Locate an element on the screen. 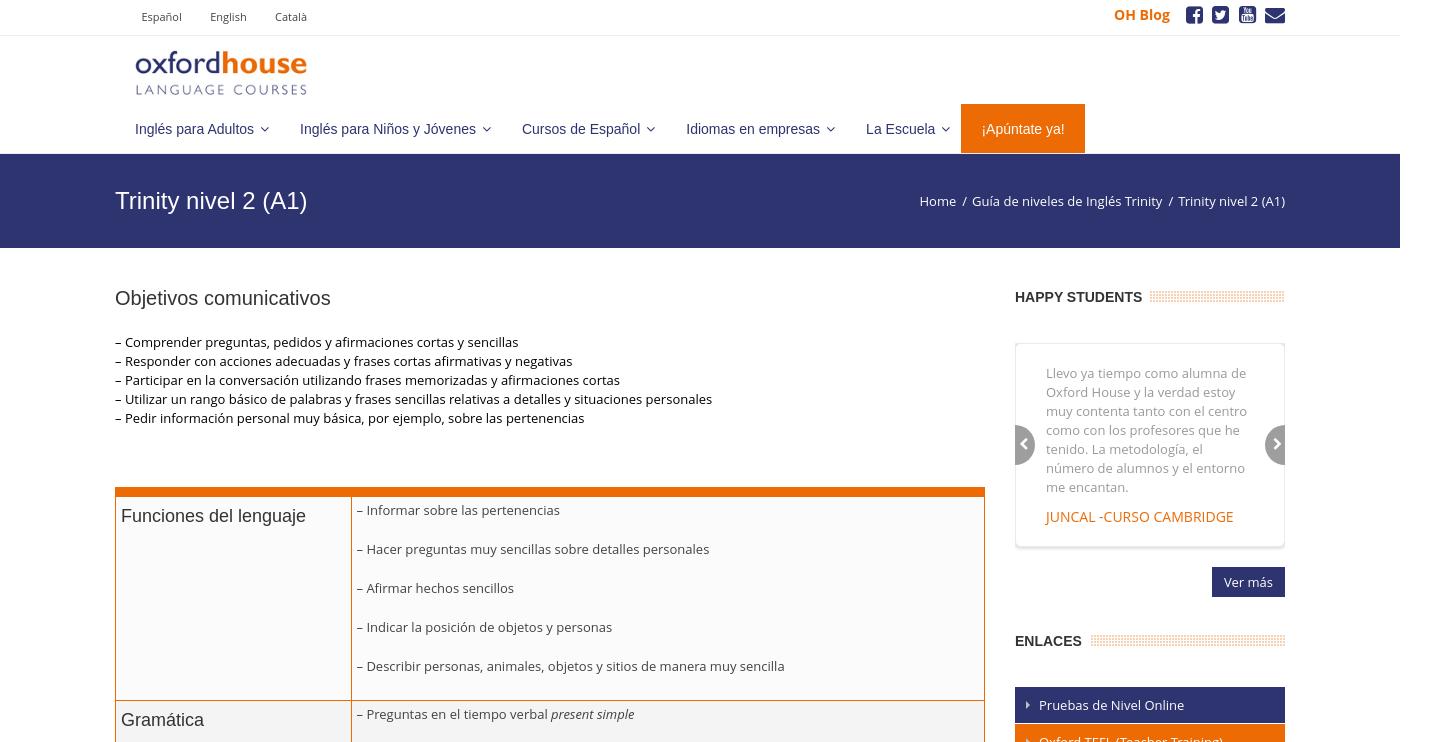 The width and height of the screenshot is (1430, 742). 'Ver más' is located at coordinates (1223, 580).